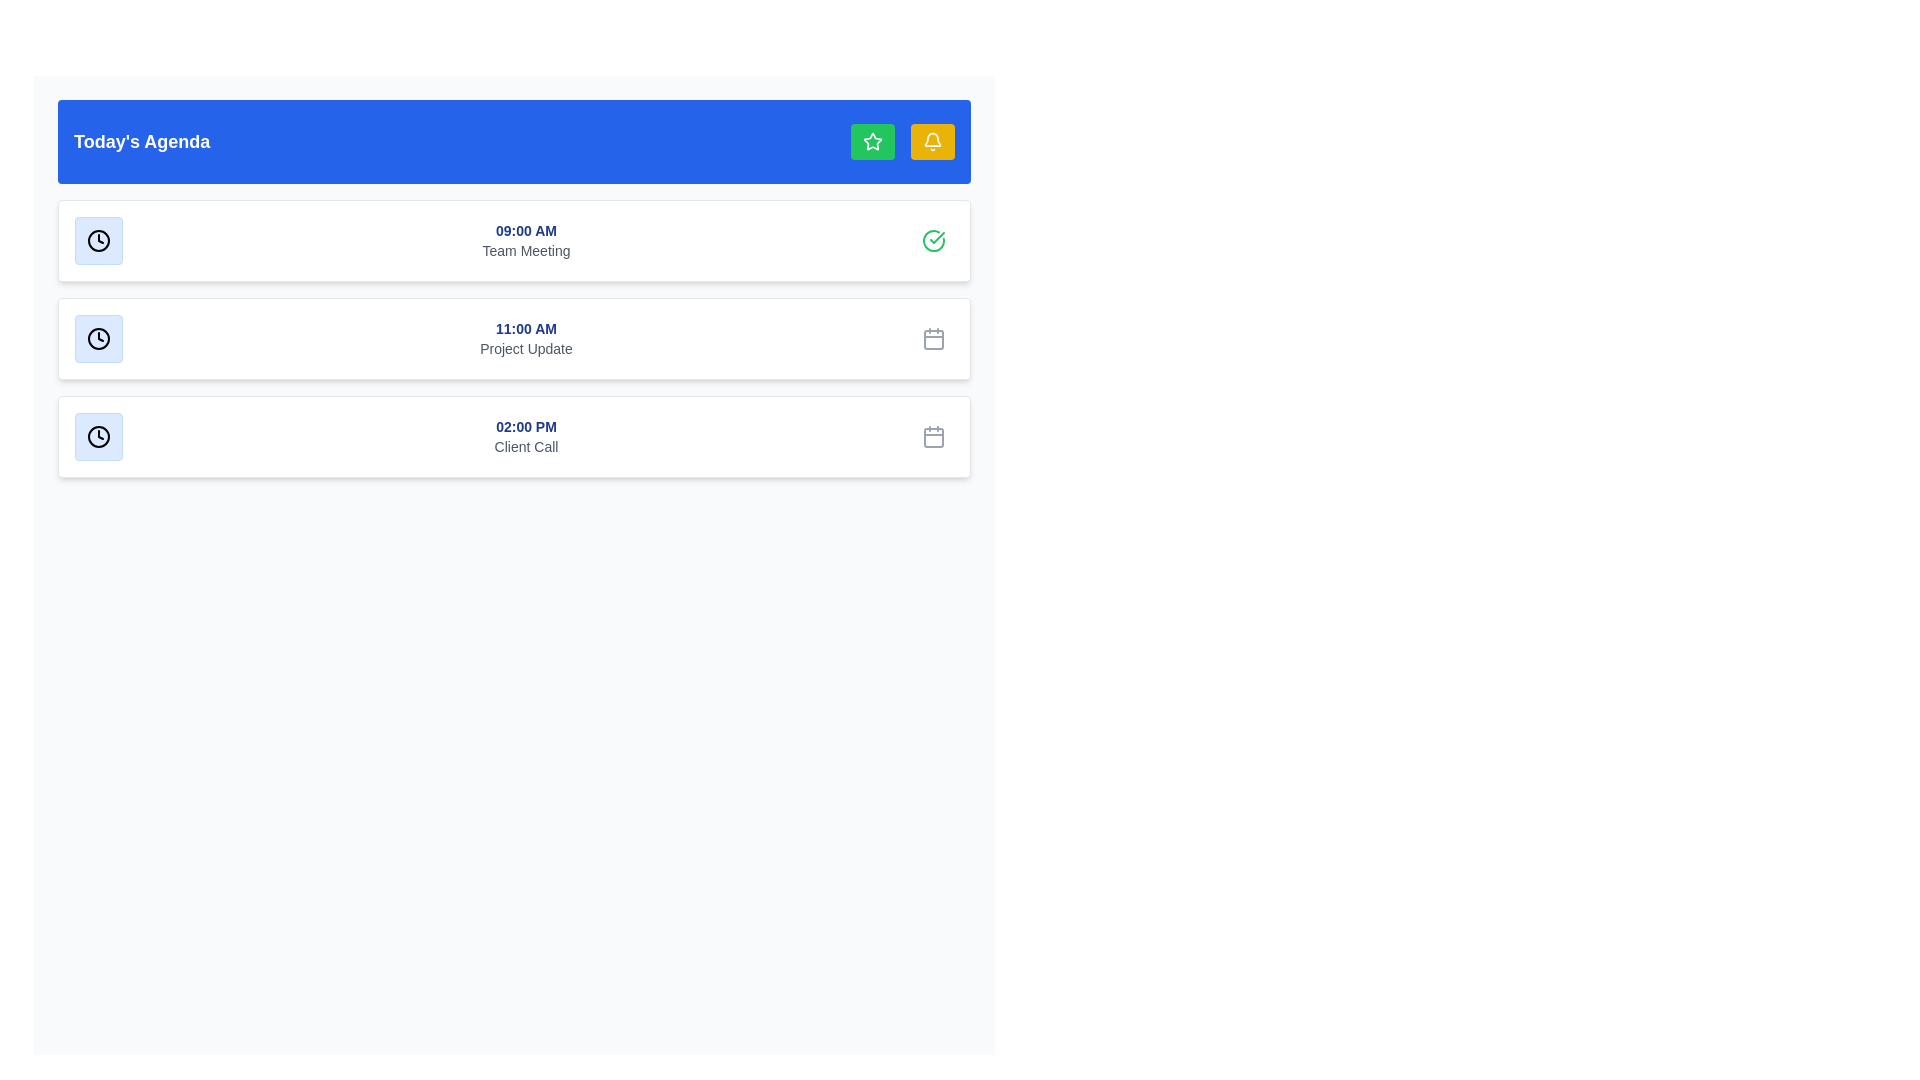 The height and width of the screenshot is (1080, 1920). Describe the element at coordinates (933, 435) in the screenshot. I see `the interactive button associated with the '02:00 PM Client Call' event` at that location.